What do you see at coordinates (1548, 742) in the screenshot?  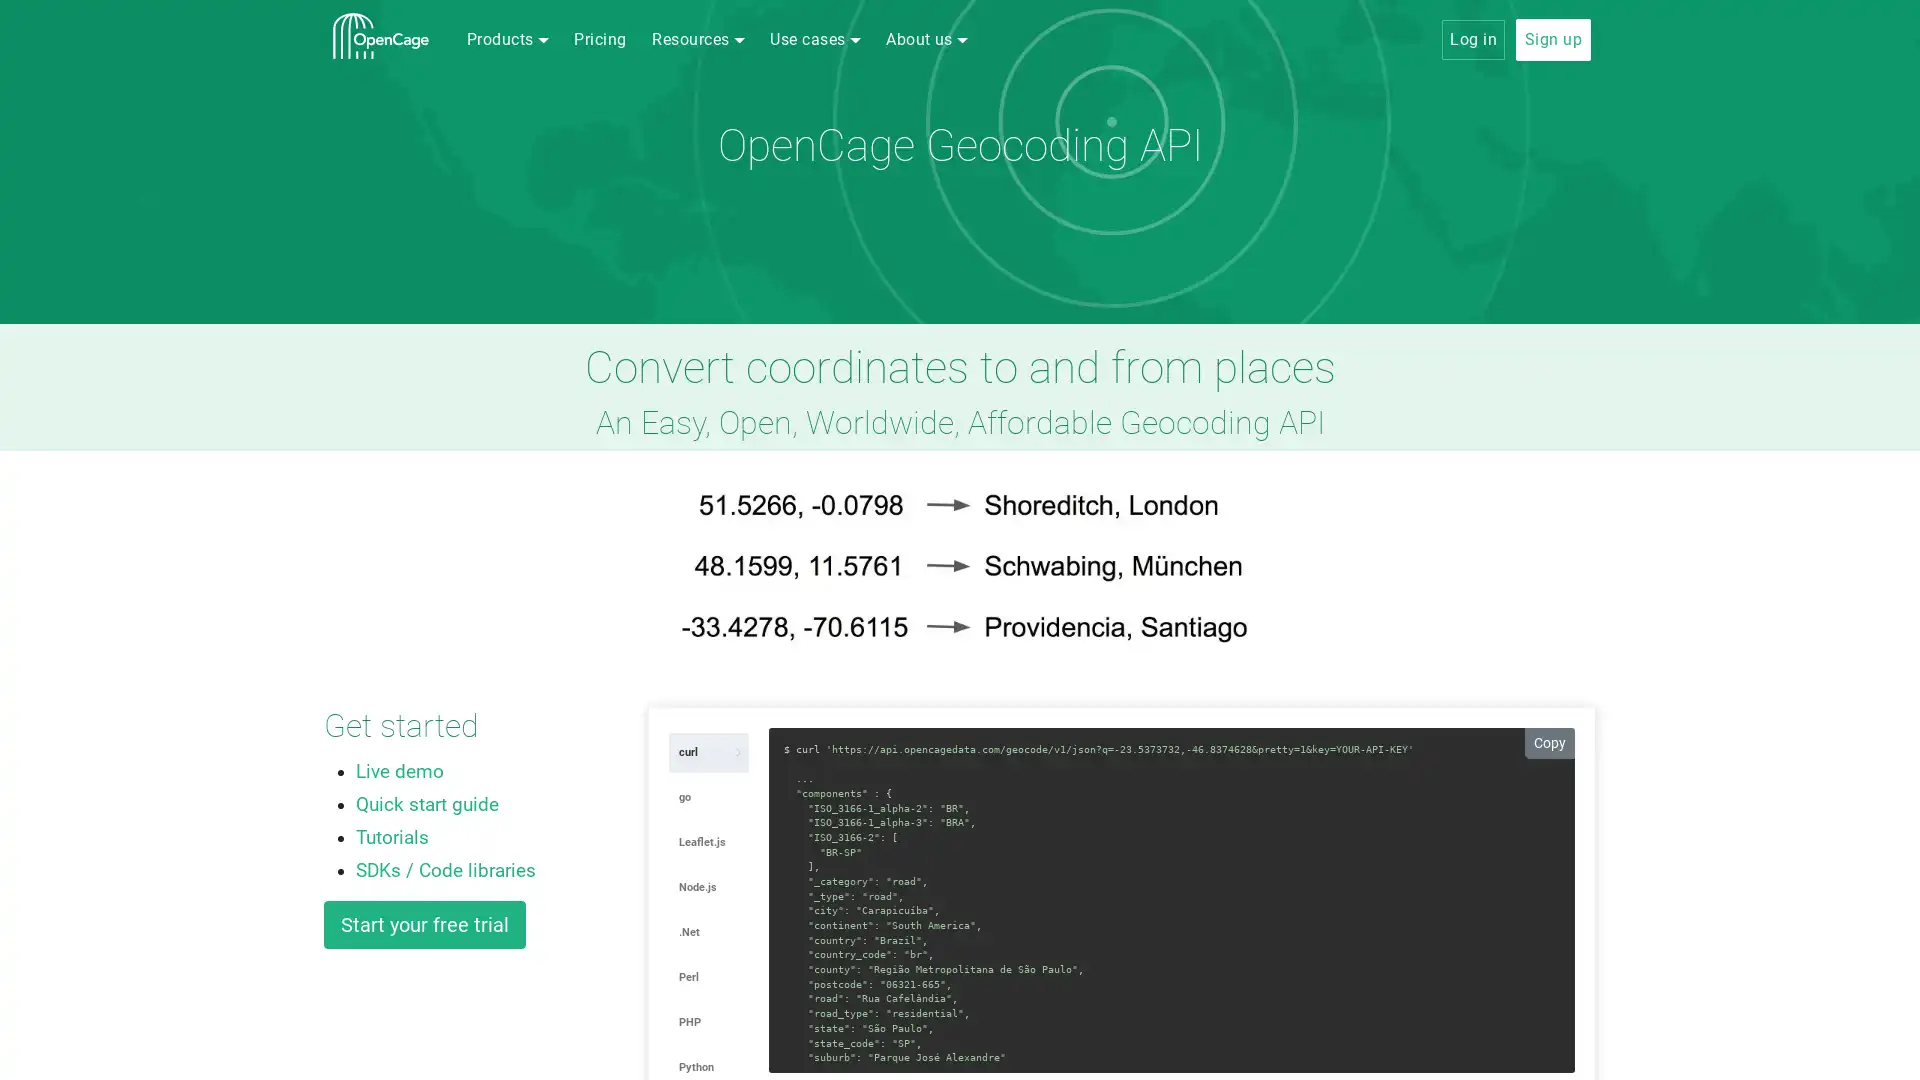 I see `Copy` at bounding box center [1548, 742].